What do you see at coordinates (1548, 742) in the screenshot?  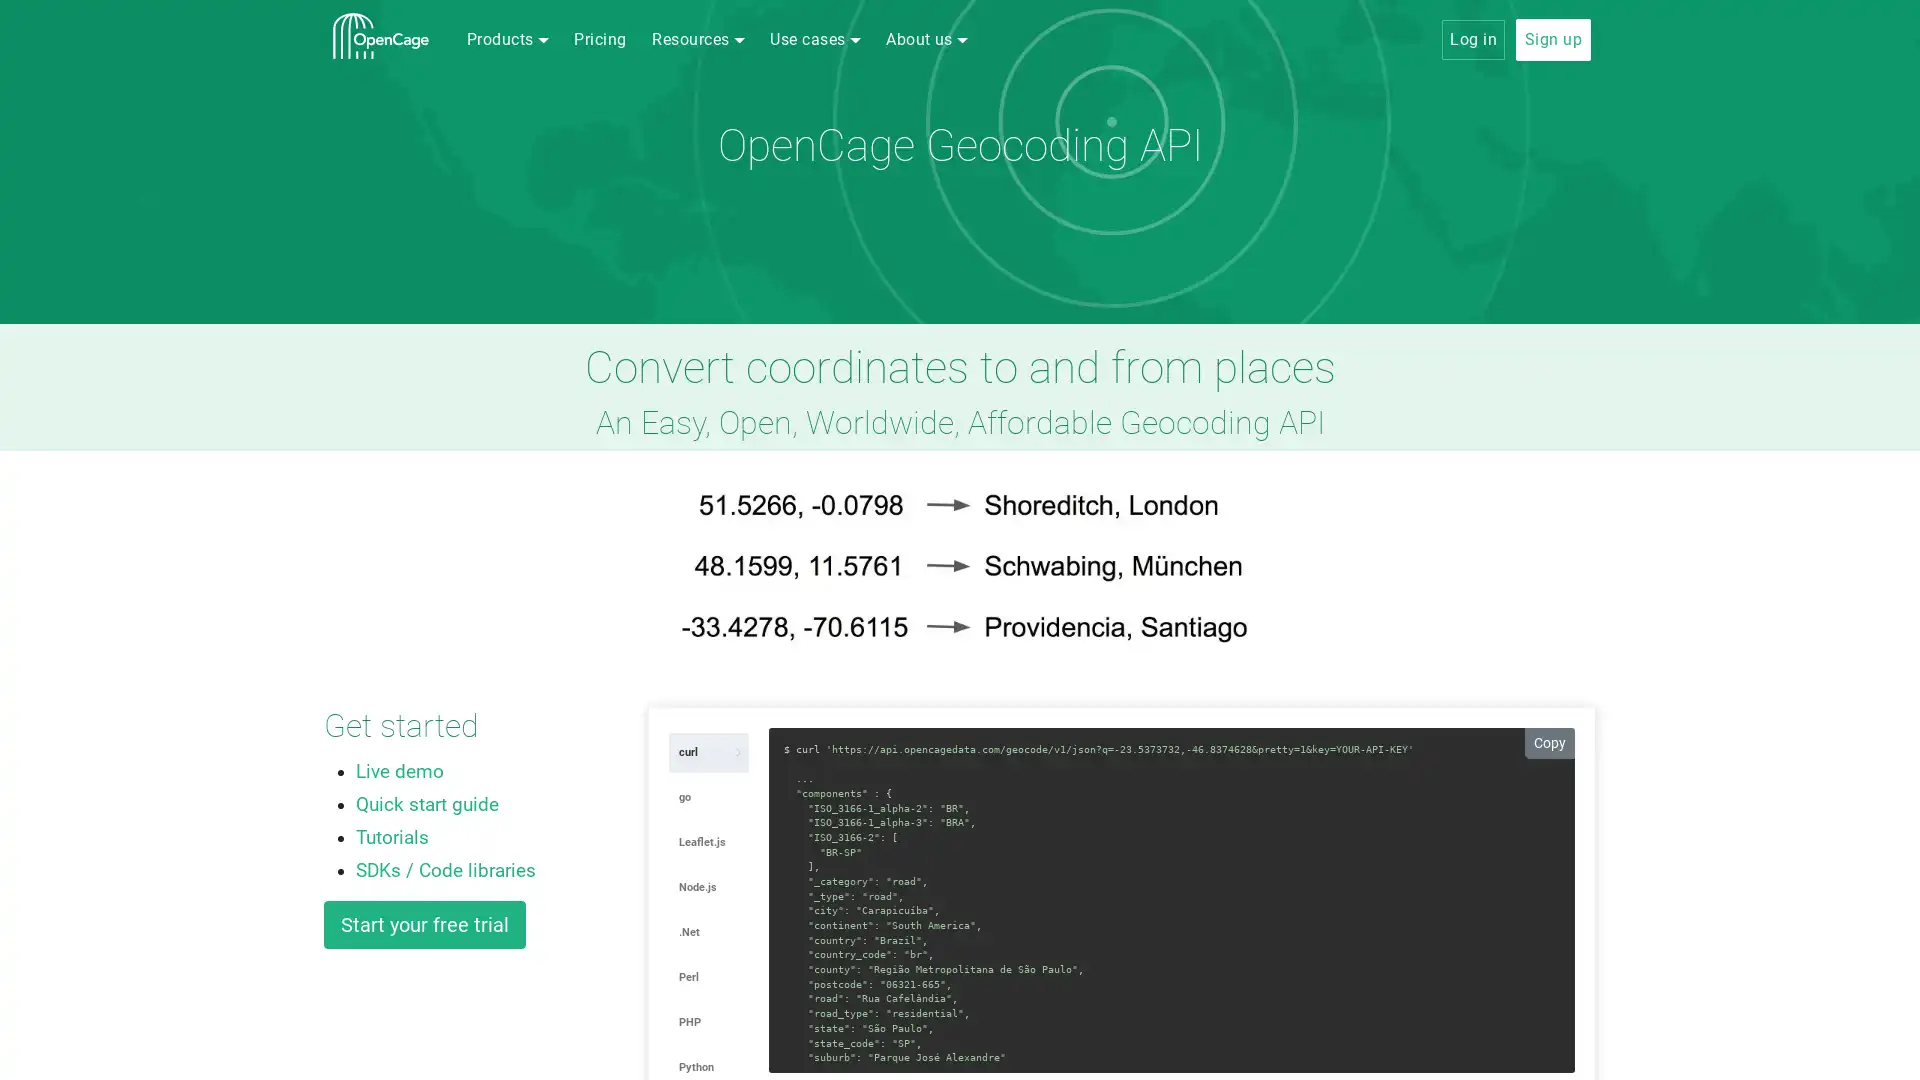 I see `Copy` at bounding box center [1548, 742].